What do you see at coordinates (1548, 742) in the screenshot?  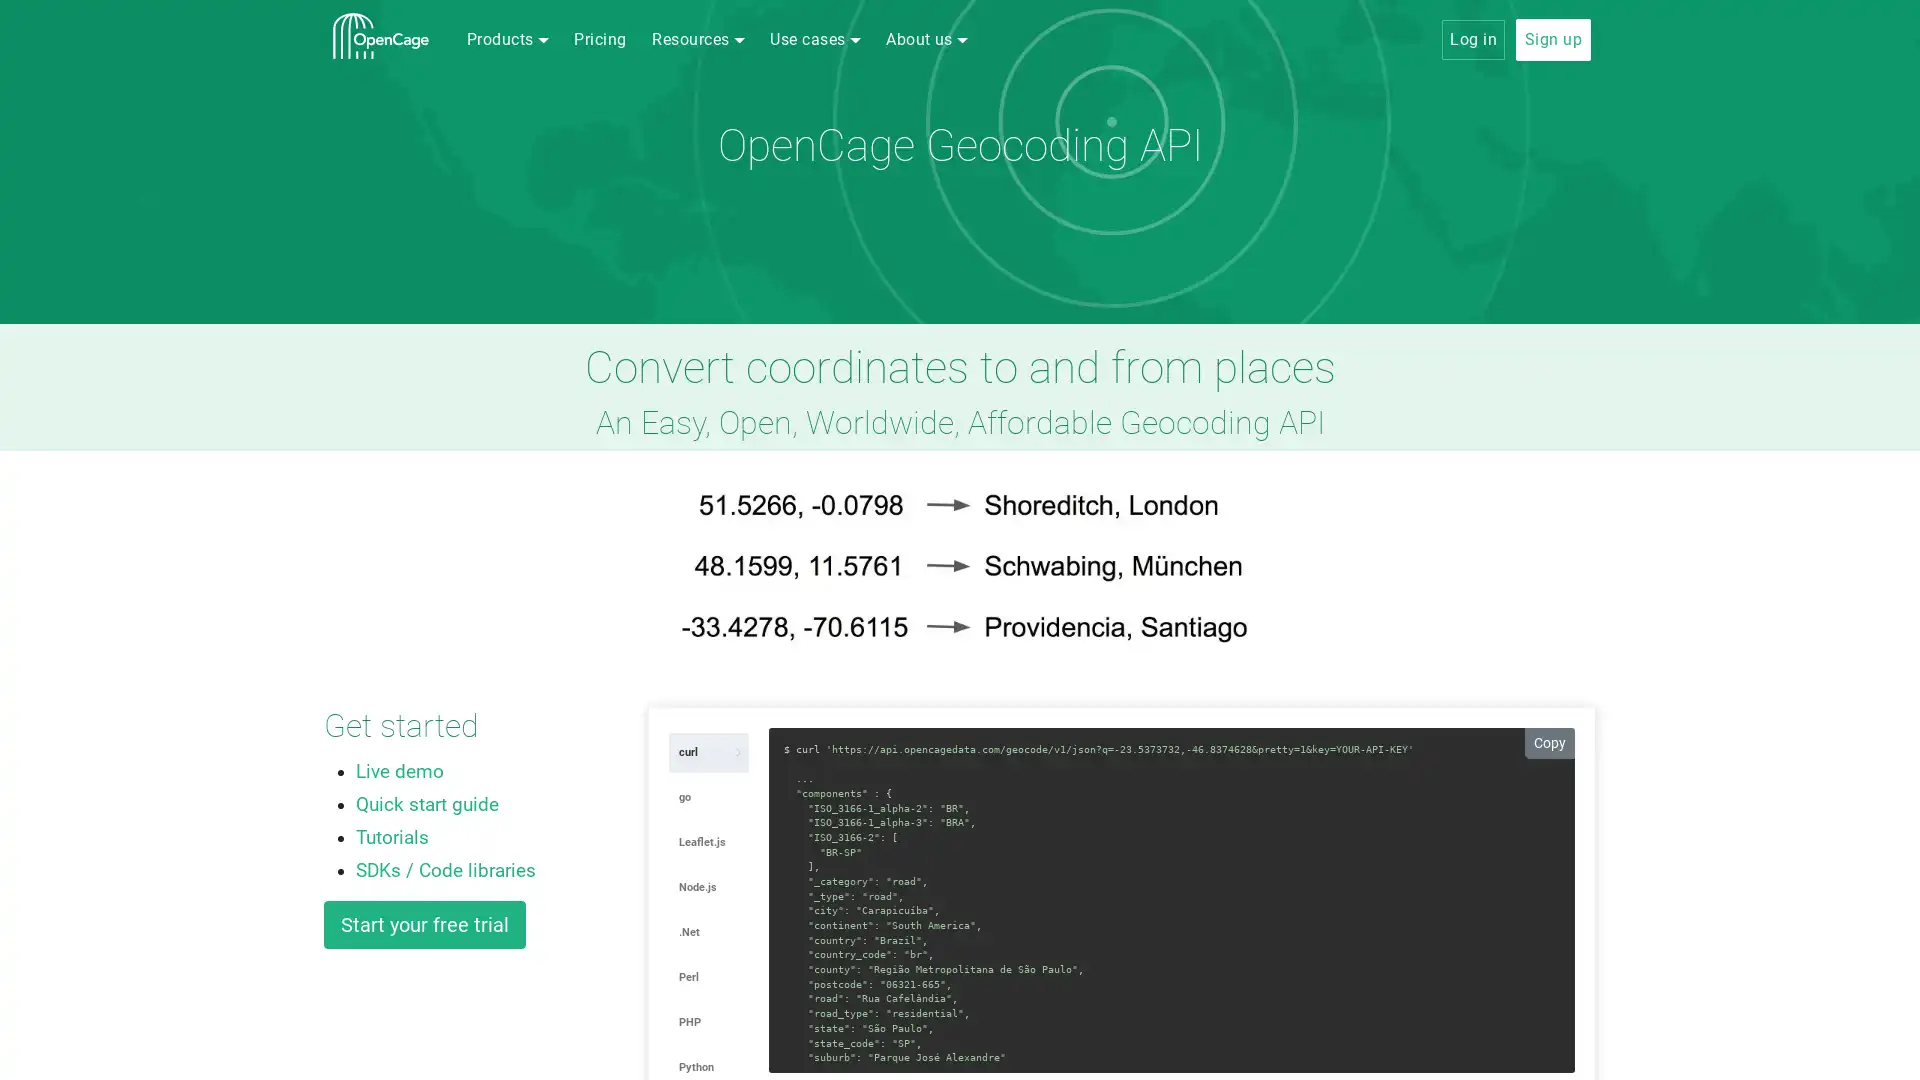 I see `Copy` at bounding box center [1548, 742].